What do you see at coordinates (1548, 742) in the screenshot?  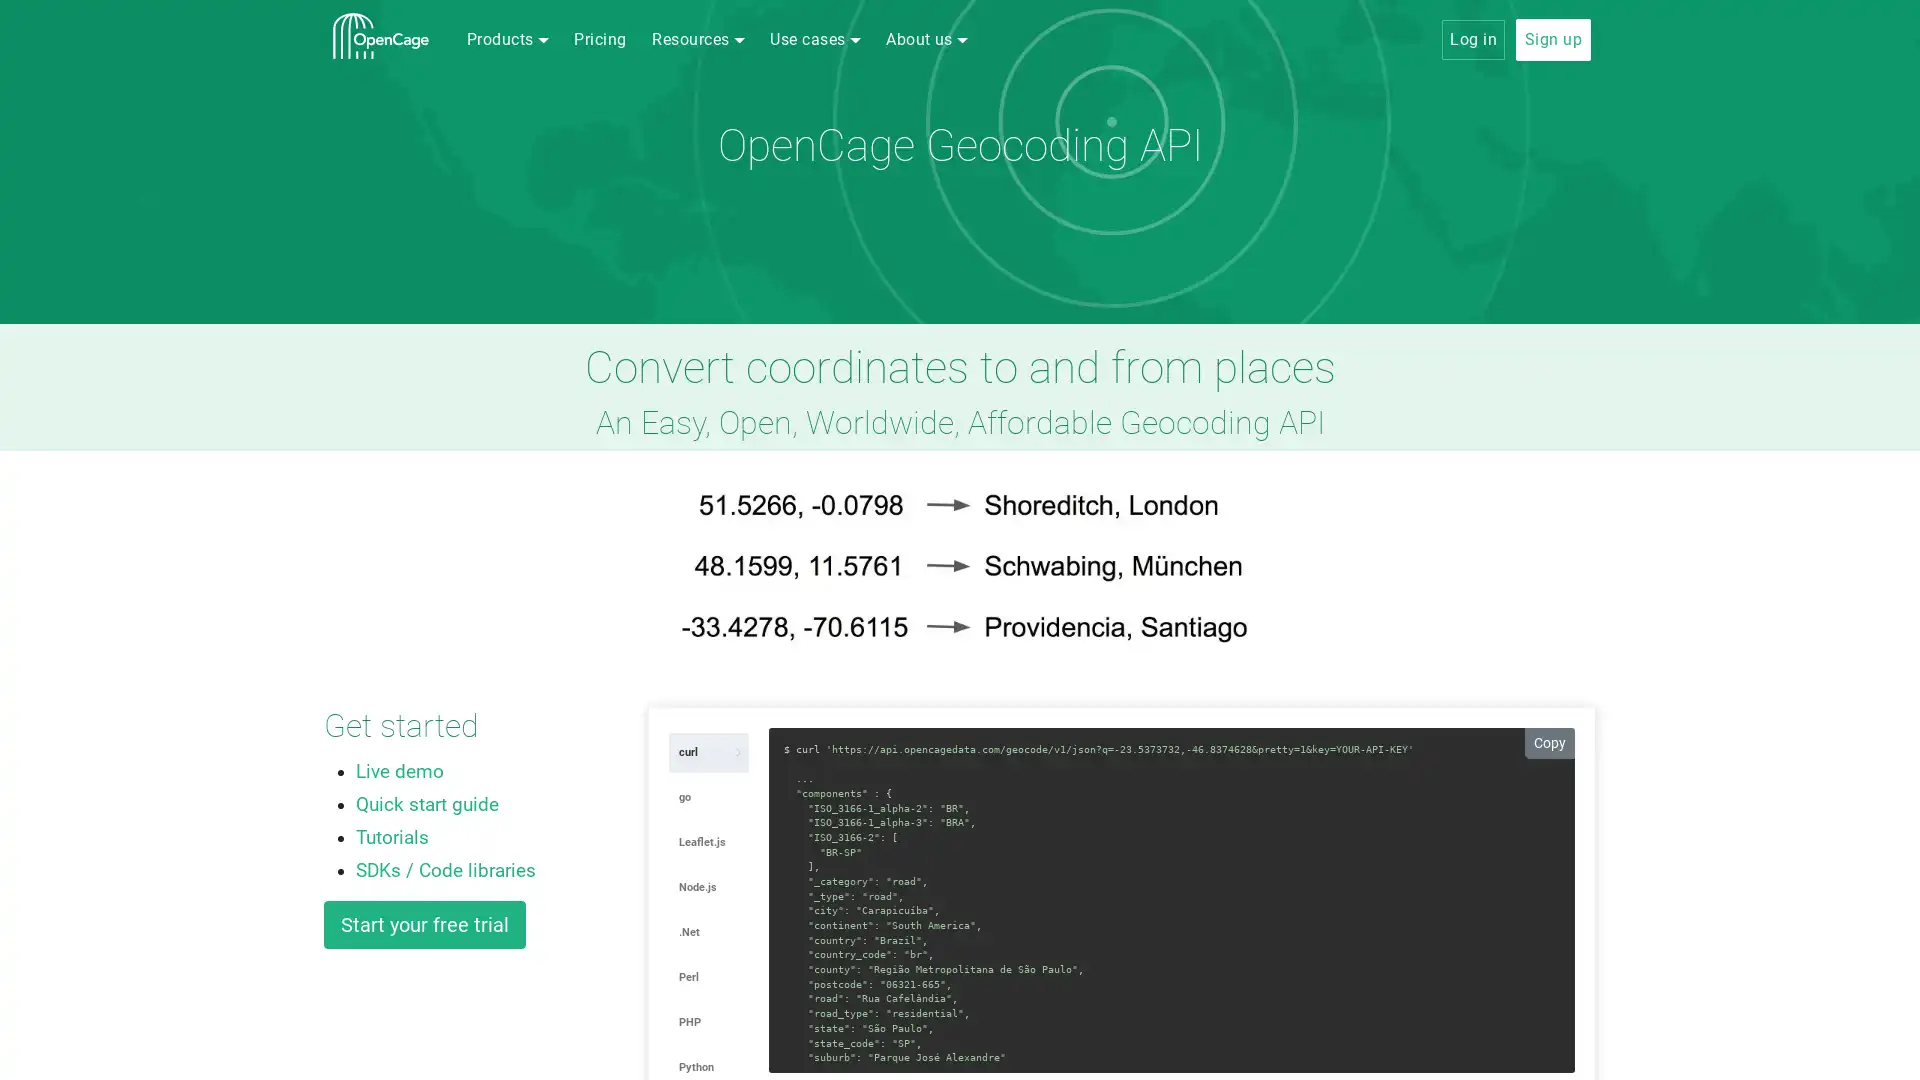 I see `Copy` at bounding box center [1548, 742].